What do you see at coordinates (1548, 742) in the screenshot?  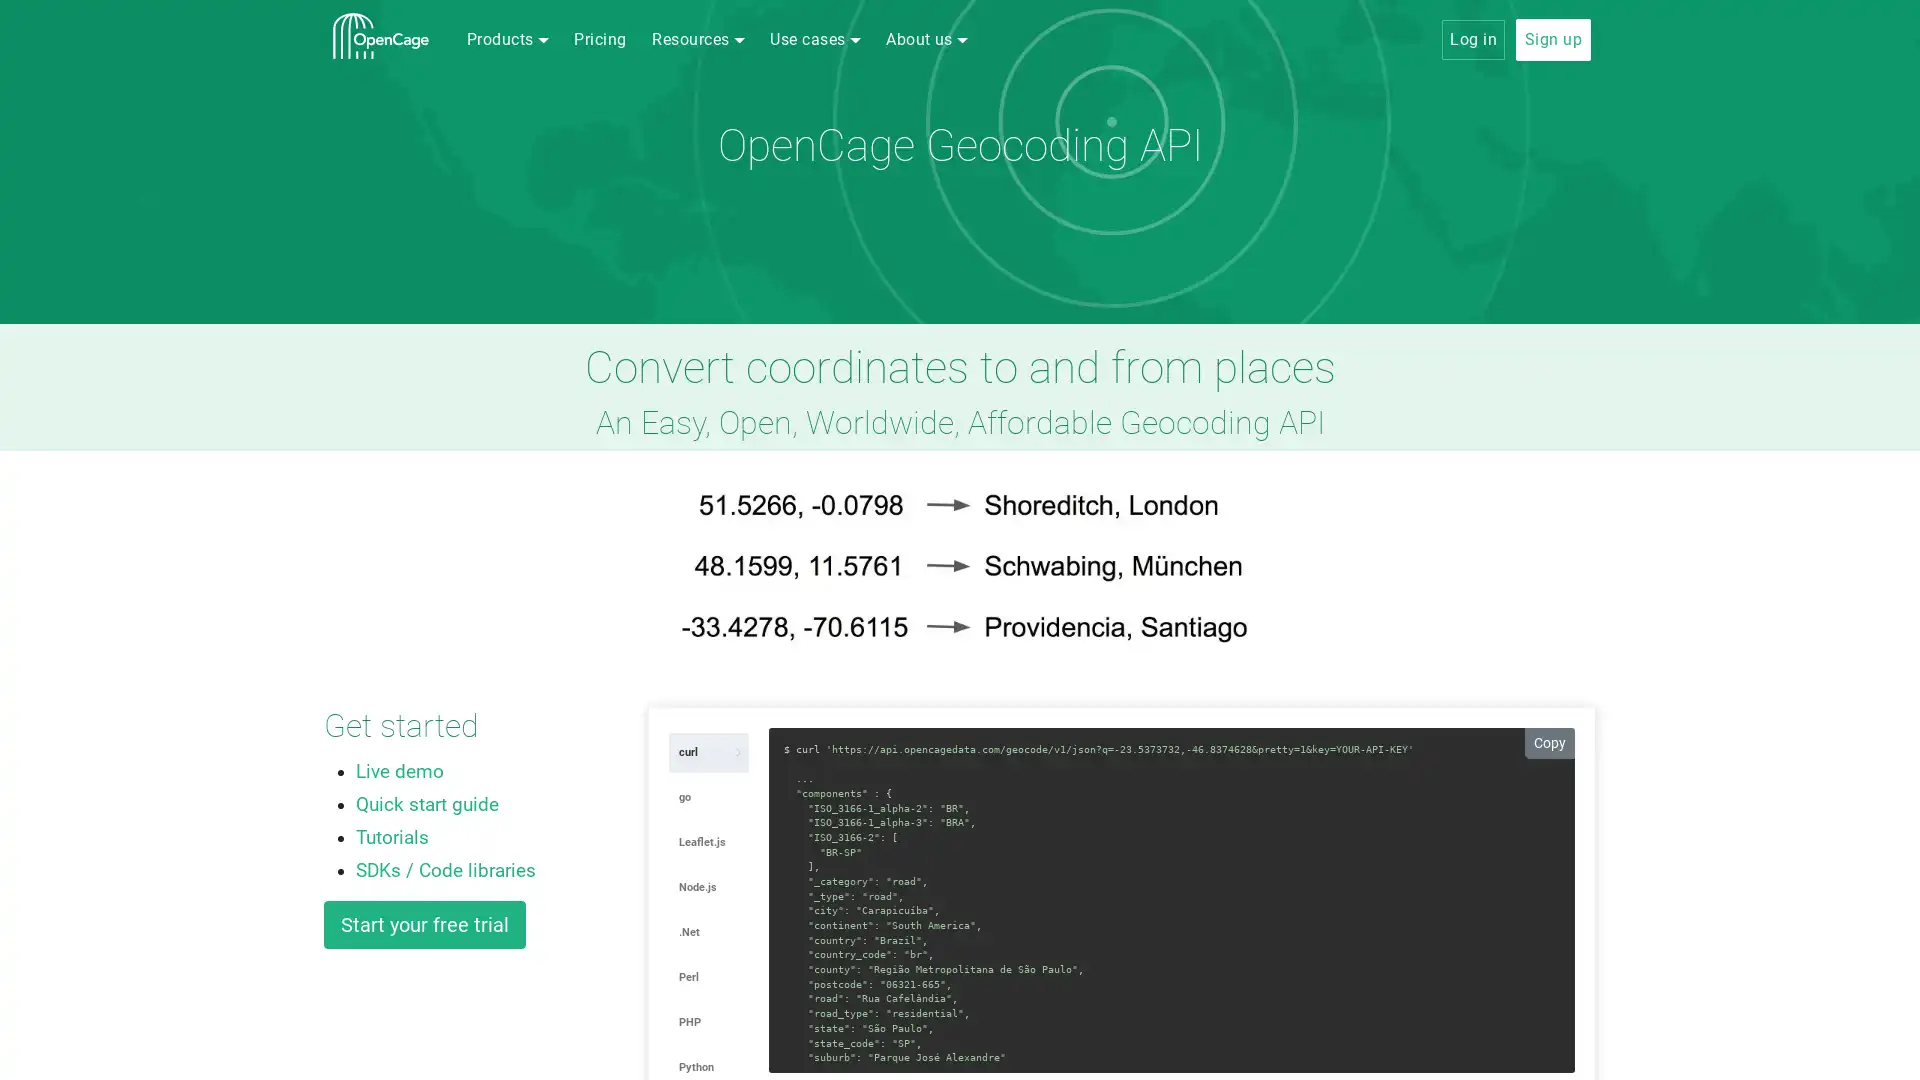 I see `Copy` at bounding box center [1548, 742].